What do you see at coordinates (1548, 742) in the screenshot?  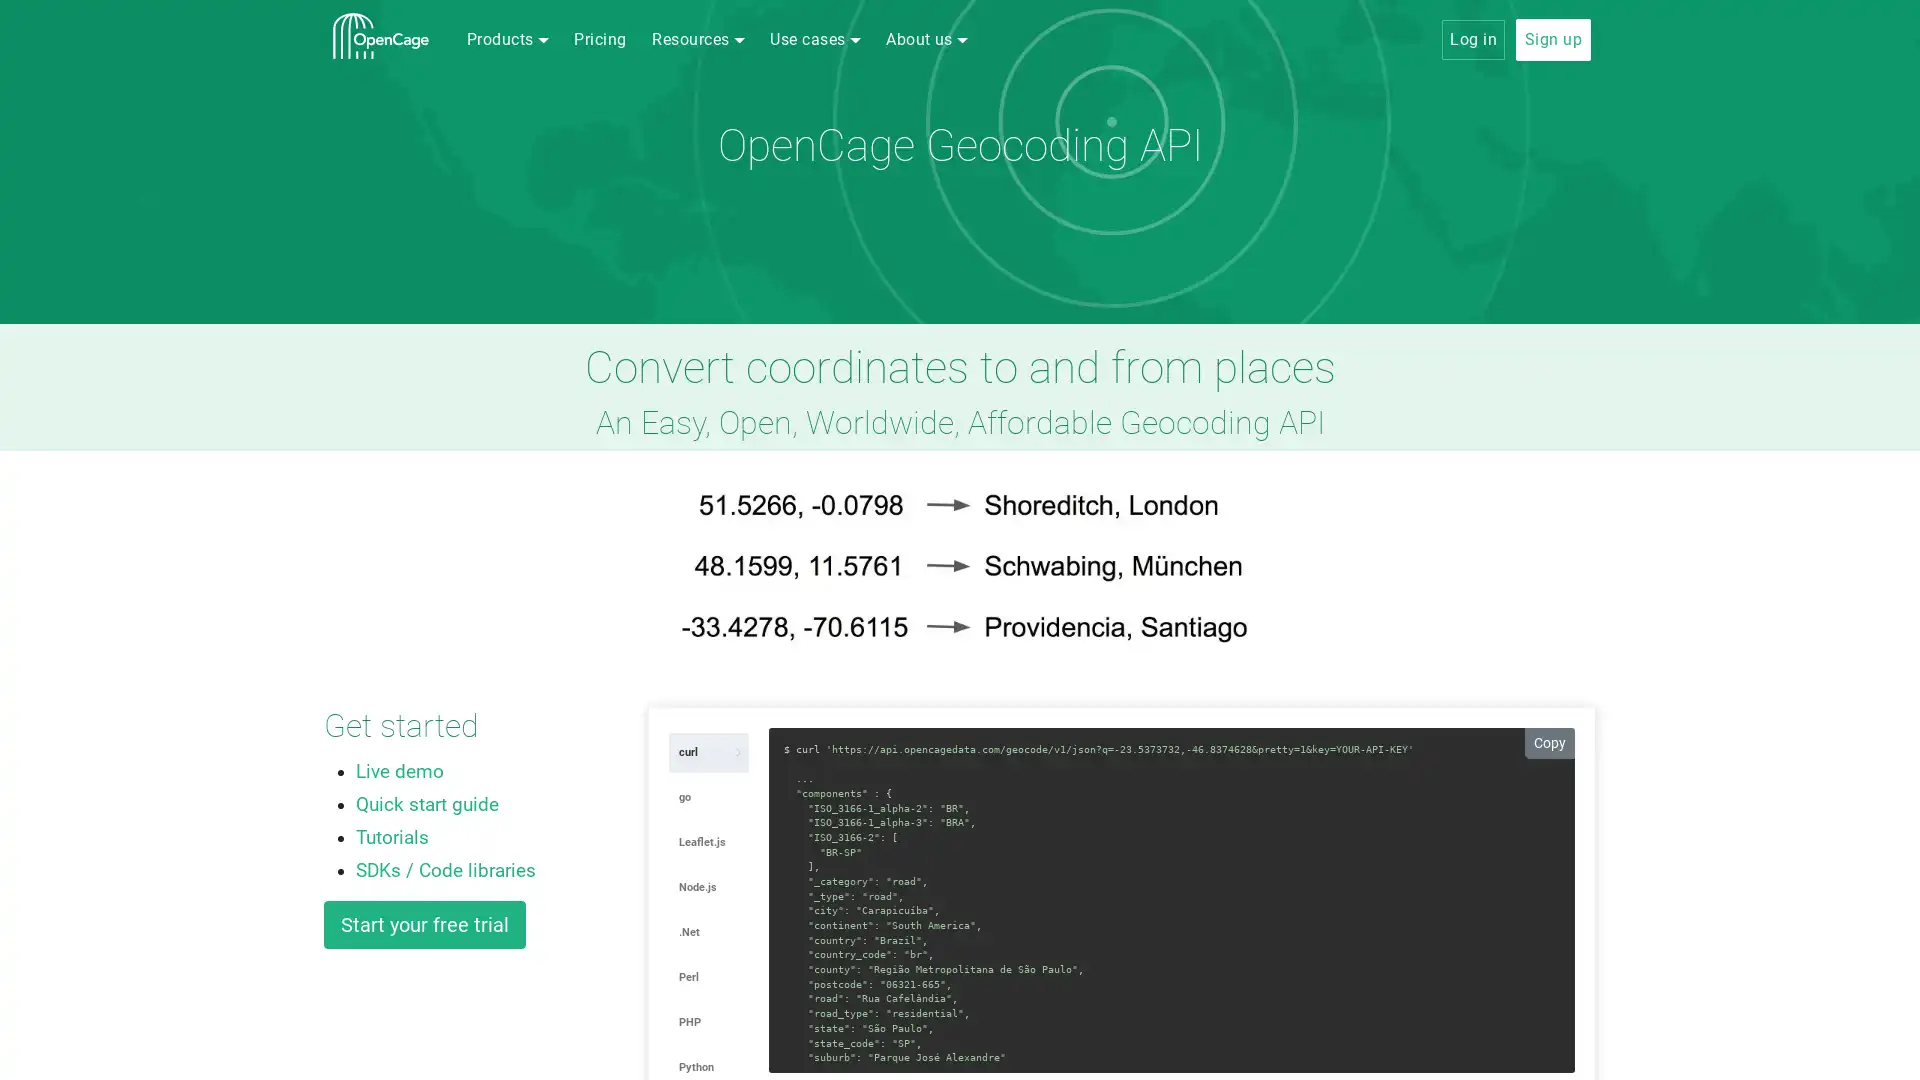 I see `Copy` at bounding box center [1548, 742].